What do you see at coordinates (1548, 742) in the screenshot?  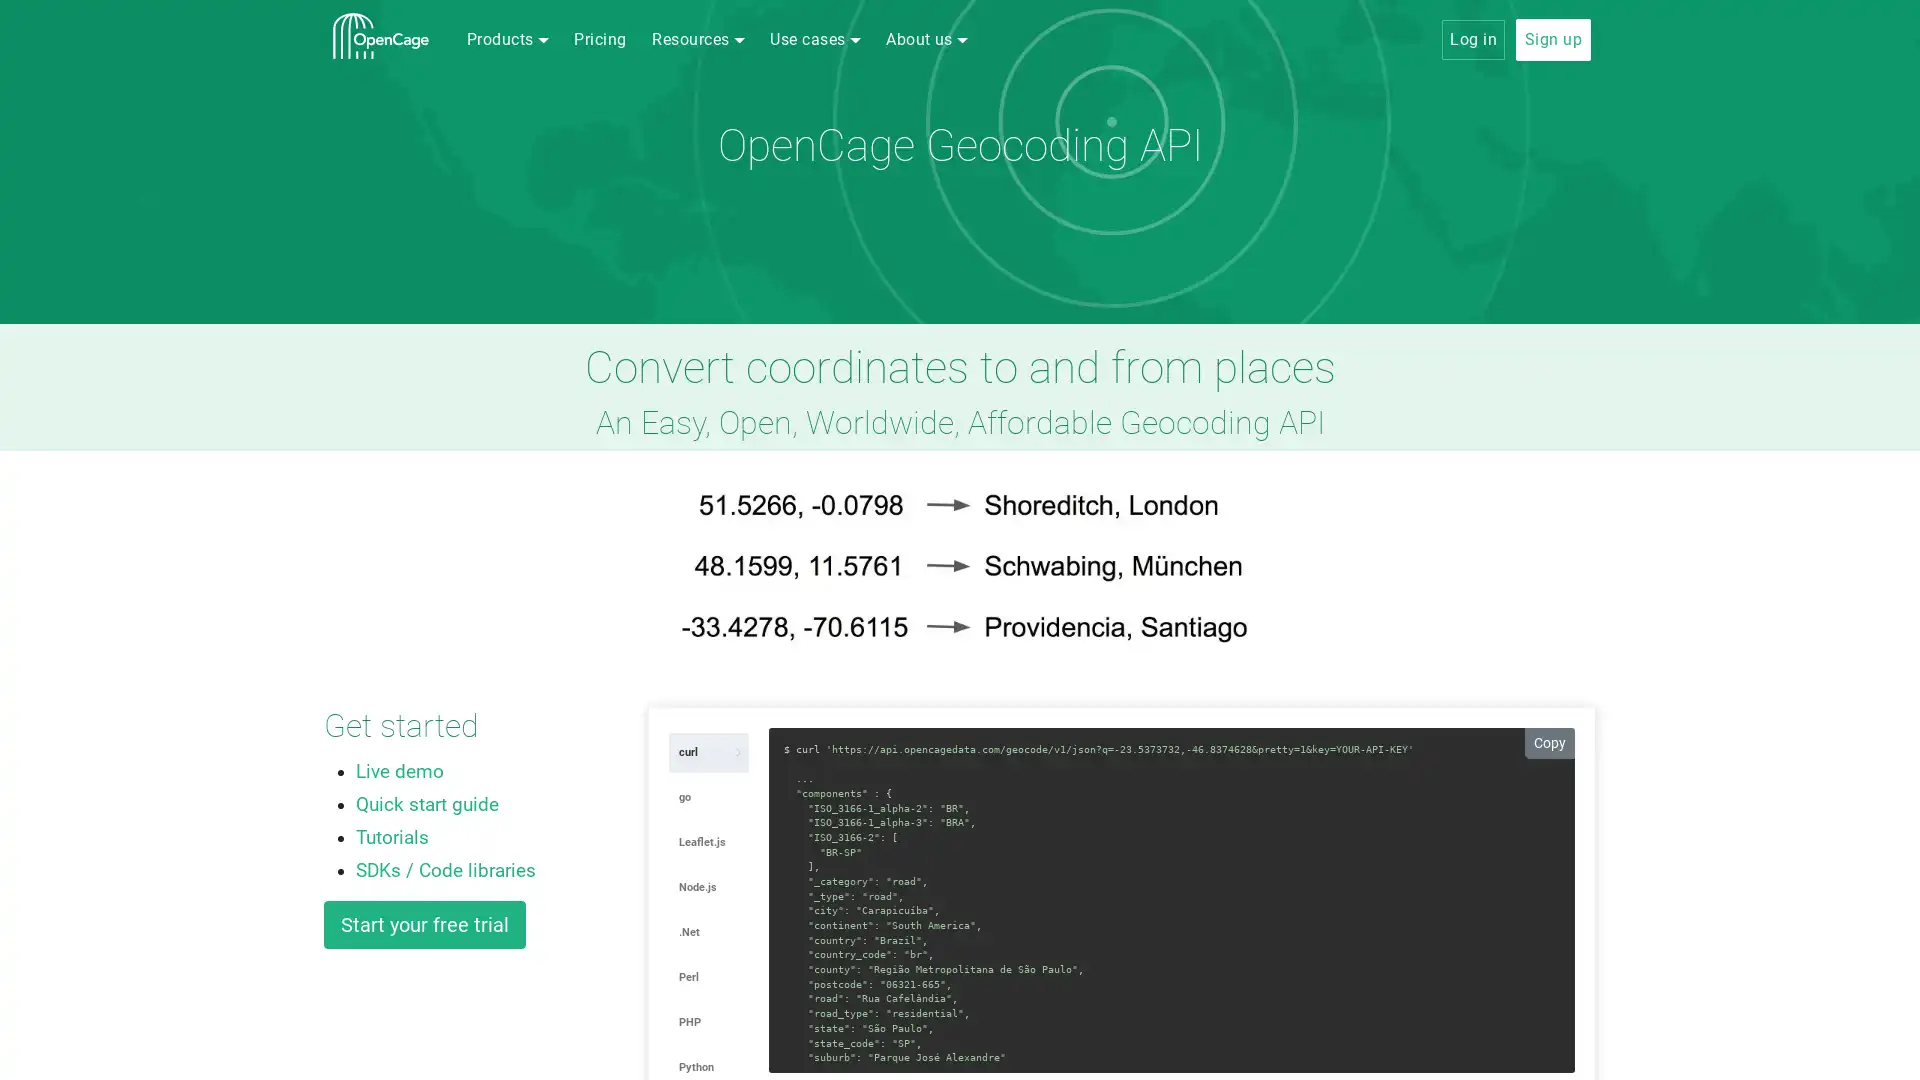 I see `Copy` at bounding box center [1548, 742].